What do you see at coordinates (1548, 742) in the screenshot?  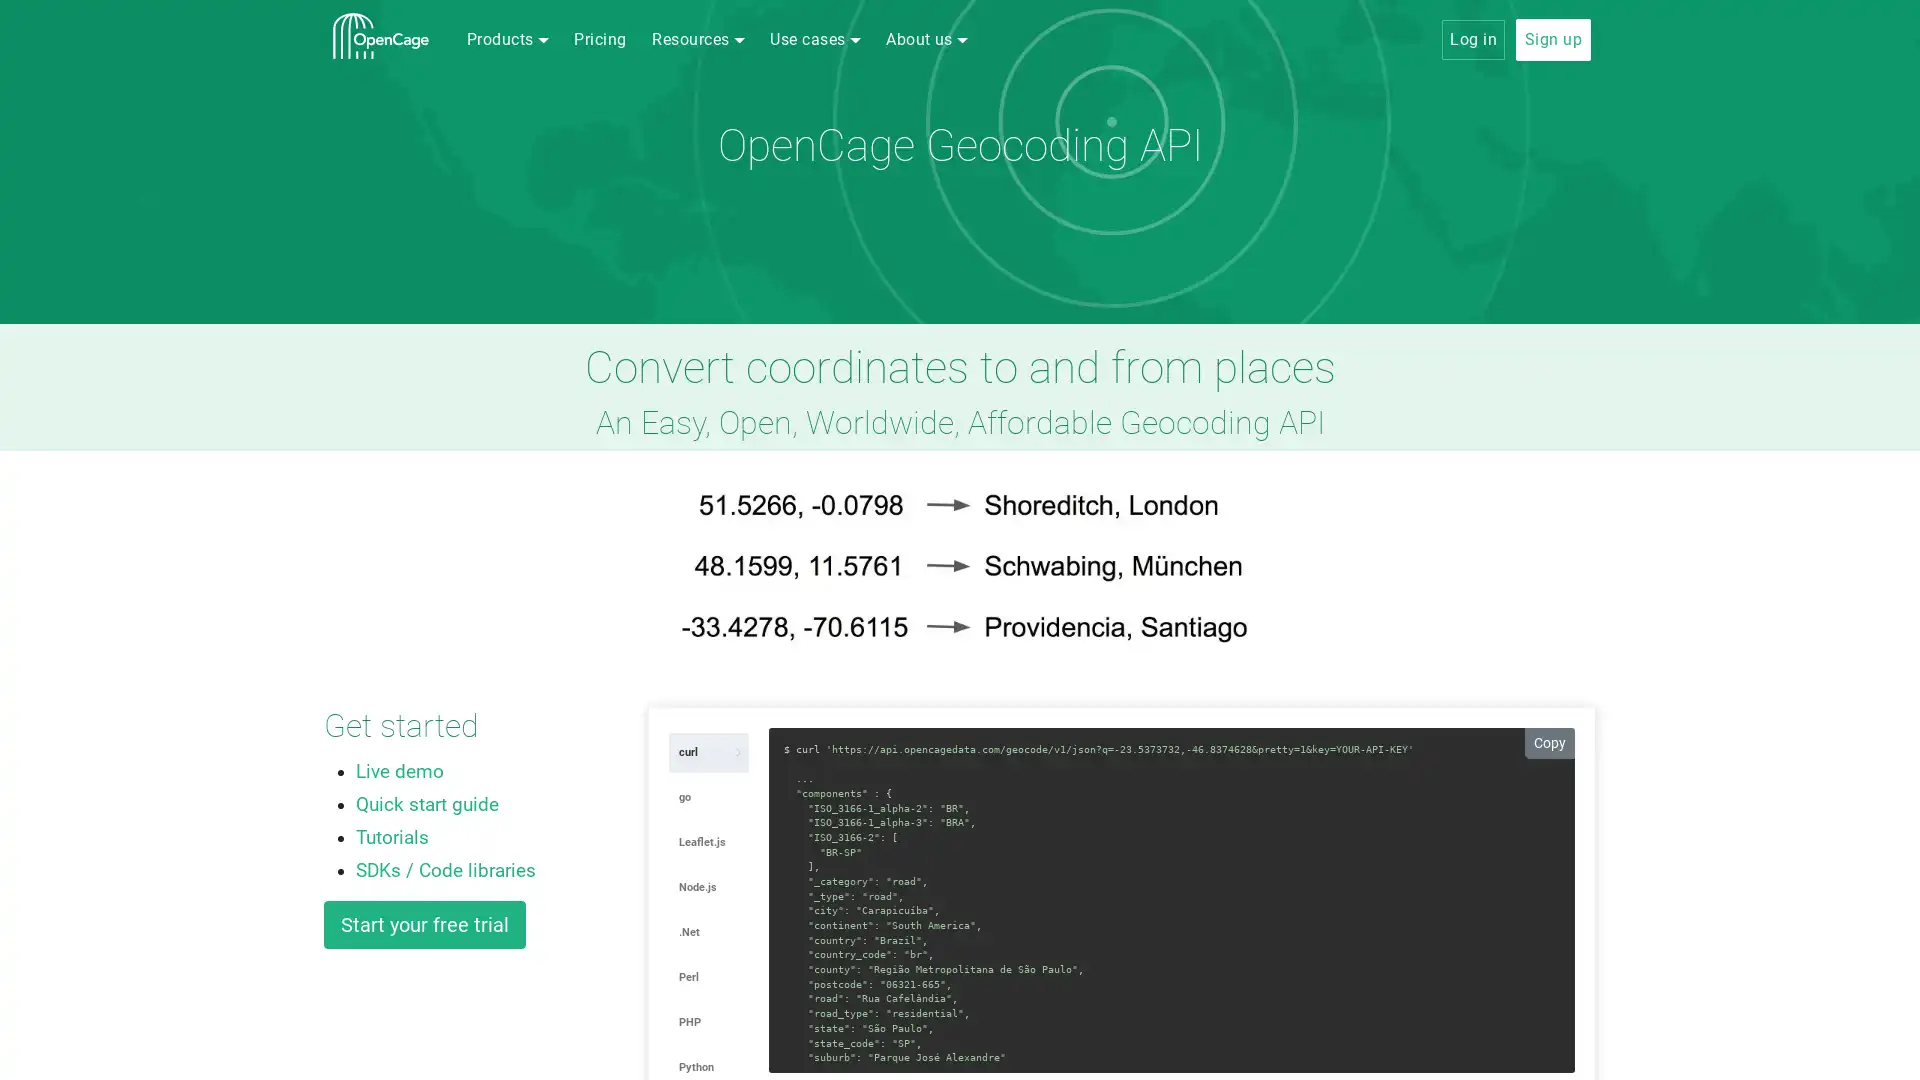 I see `Copy` at bounding box center [1548, 742].